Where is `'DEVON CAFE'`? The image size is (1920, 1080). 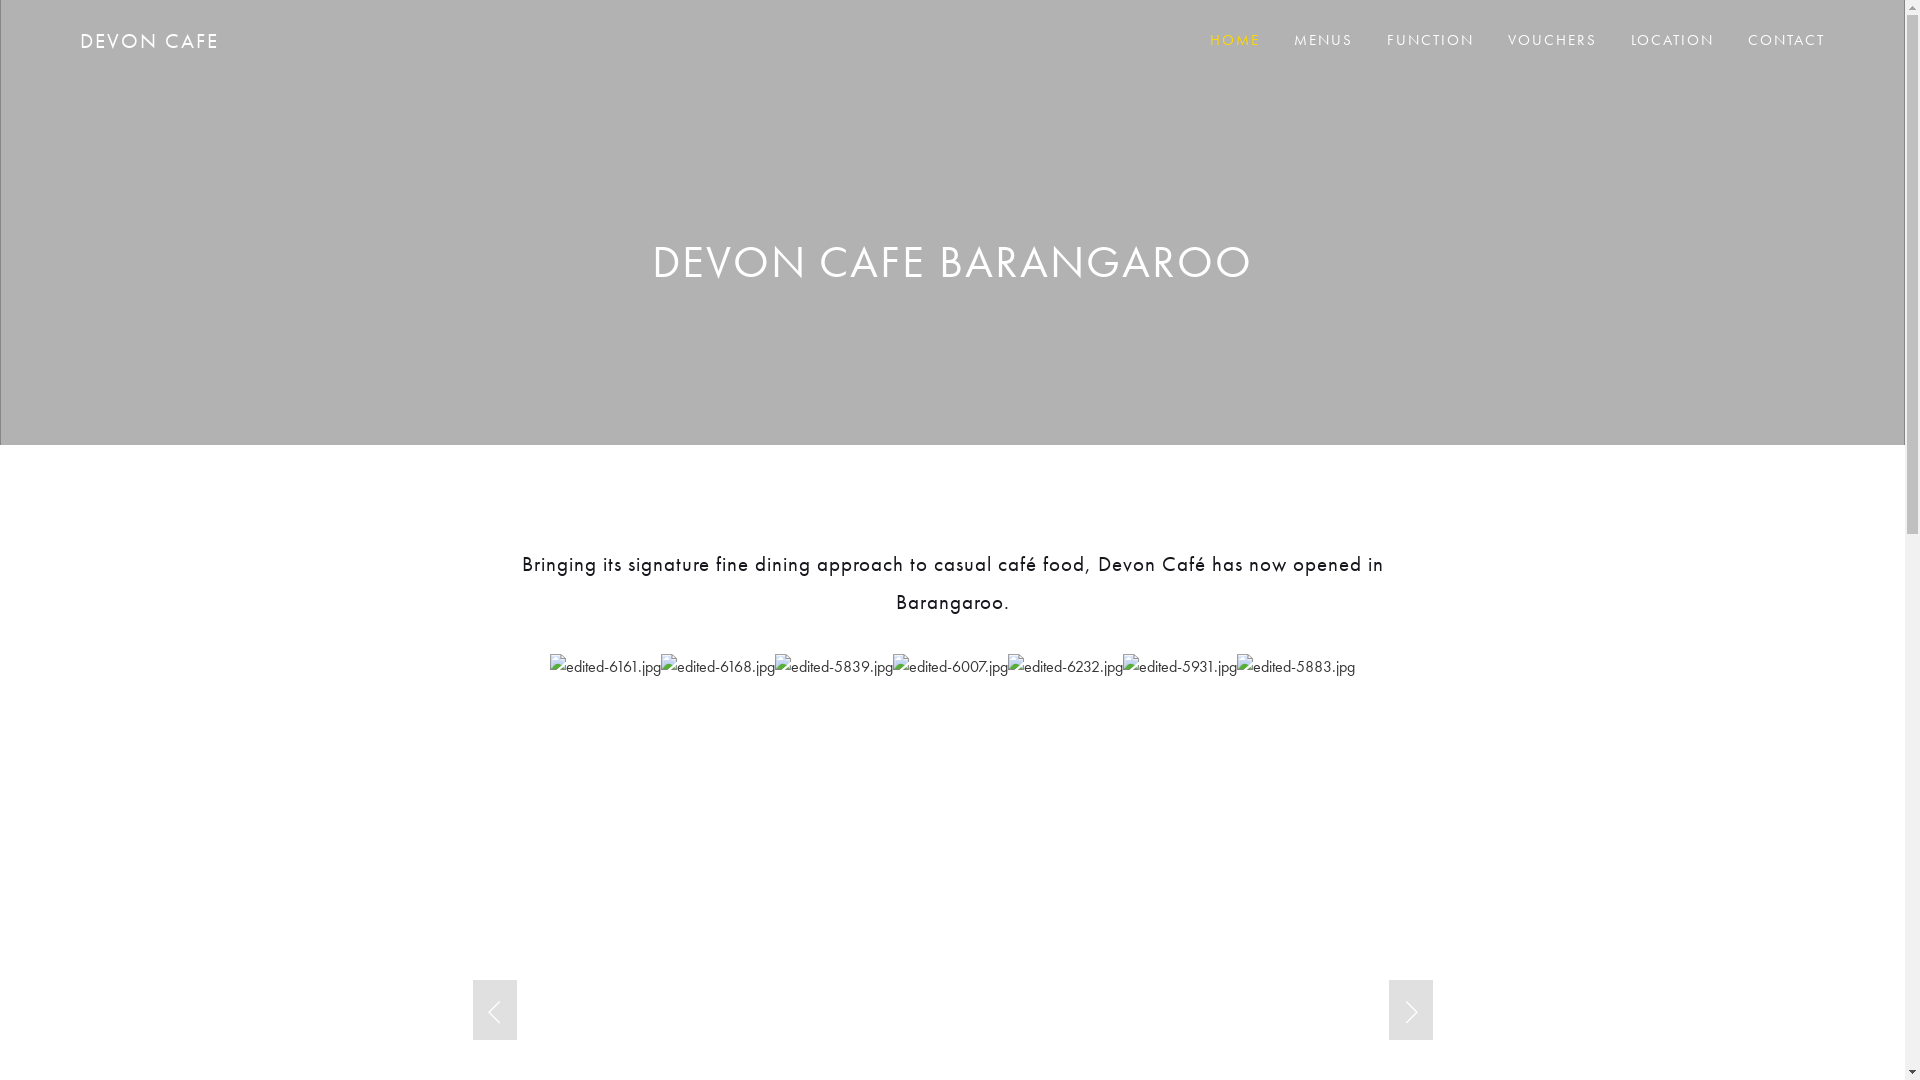
'DEVON CAFE' is located at coordinates (148, 39).